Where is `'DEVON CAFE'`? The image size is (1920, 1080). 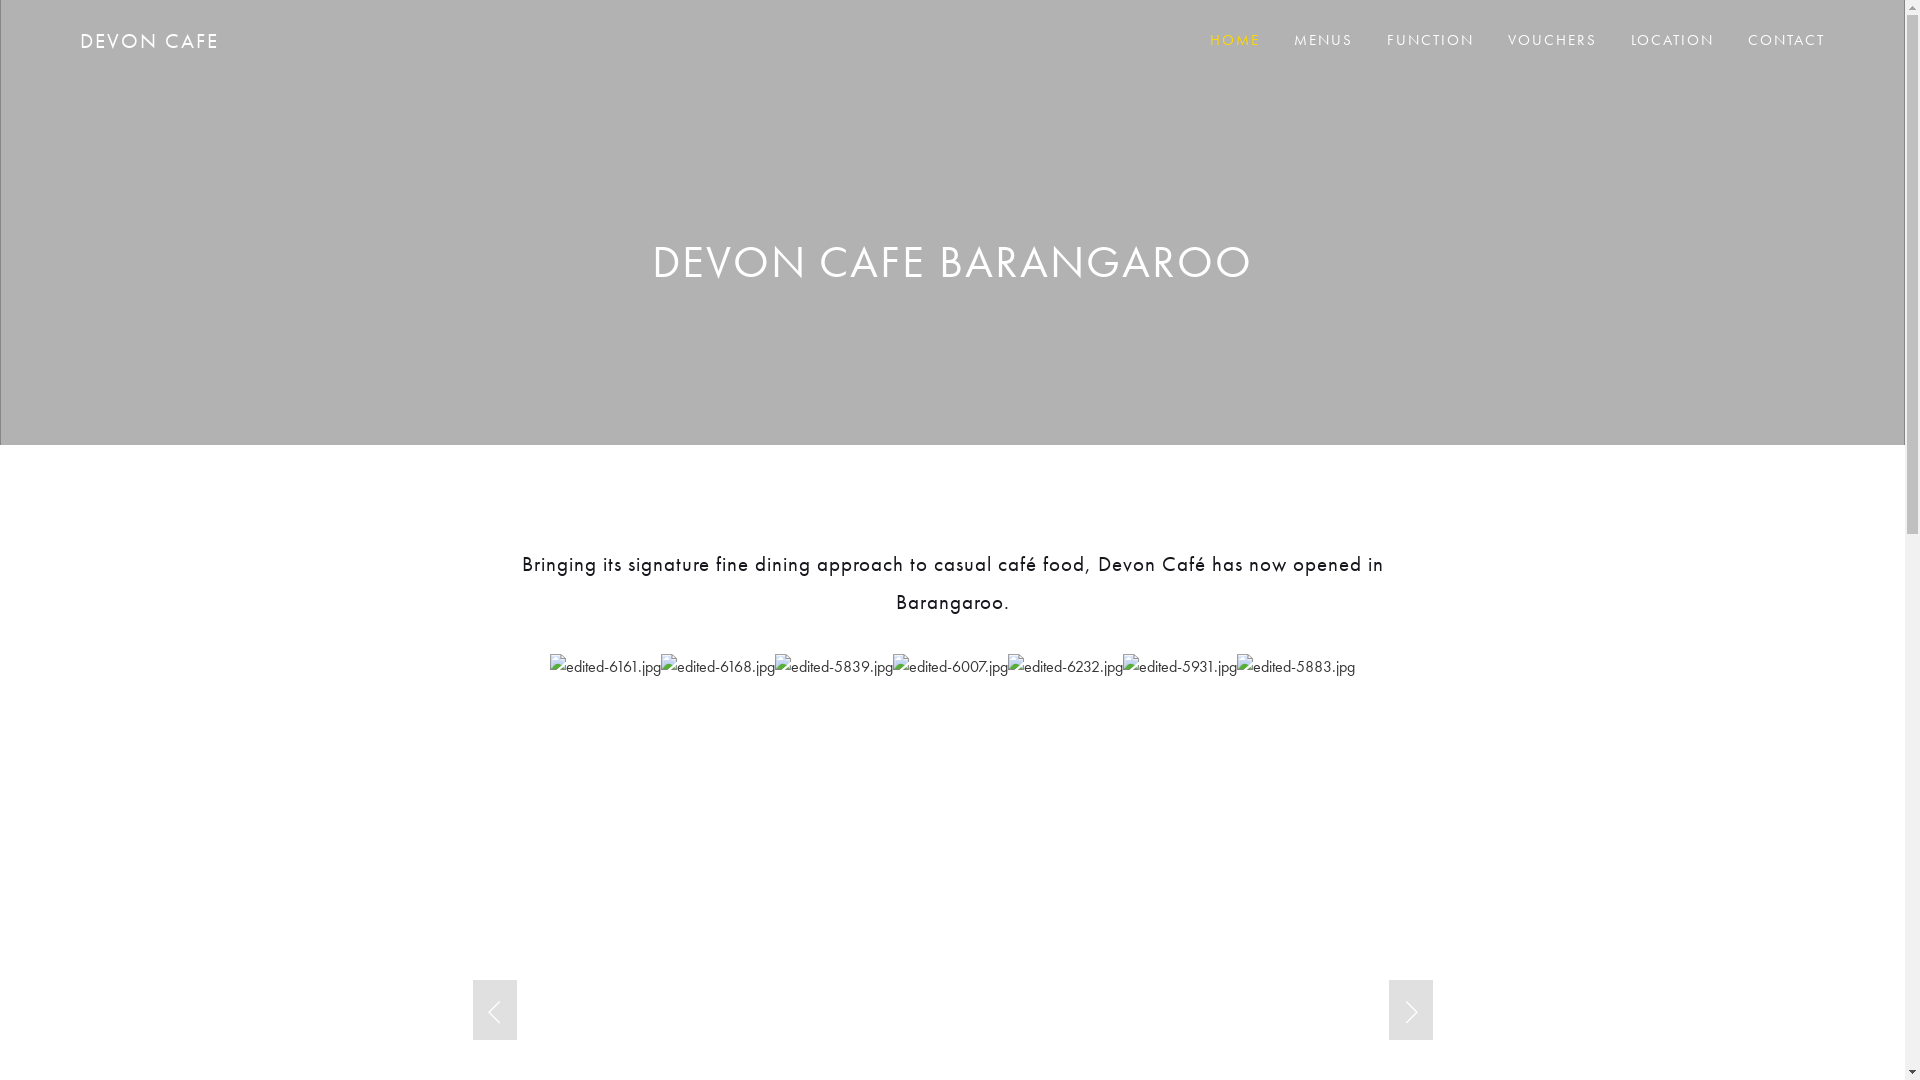
'DEVON CAFE' is located at coordinates (148, 39).